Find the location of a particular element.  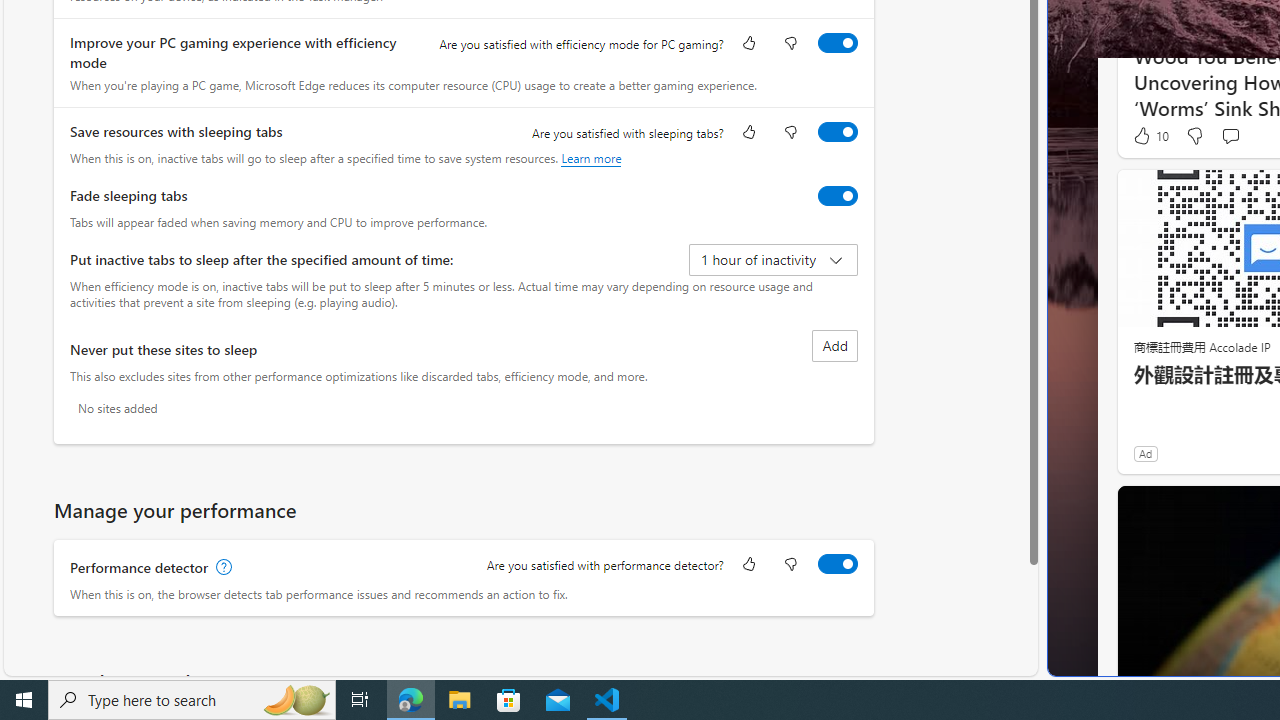

'Performance detector, learn more' is located at coordinates (222, 567).